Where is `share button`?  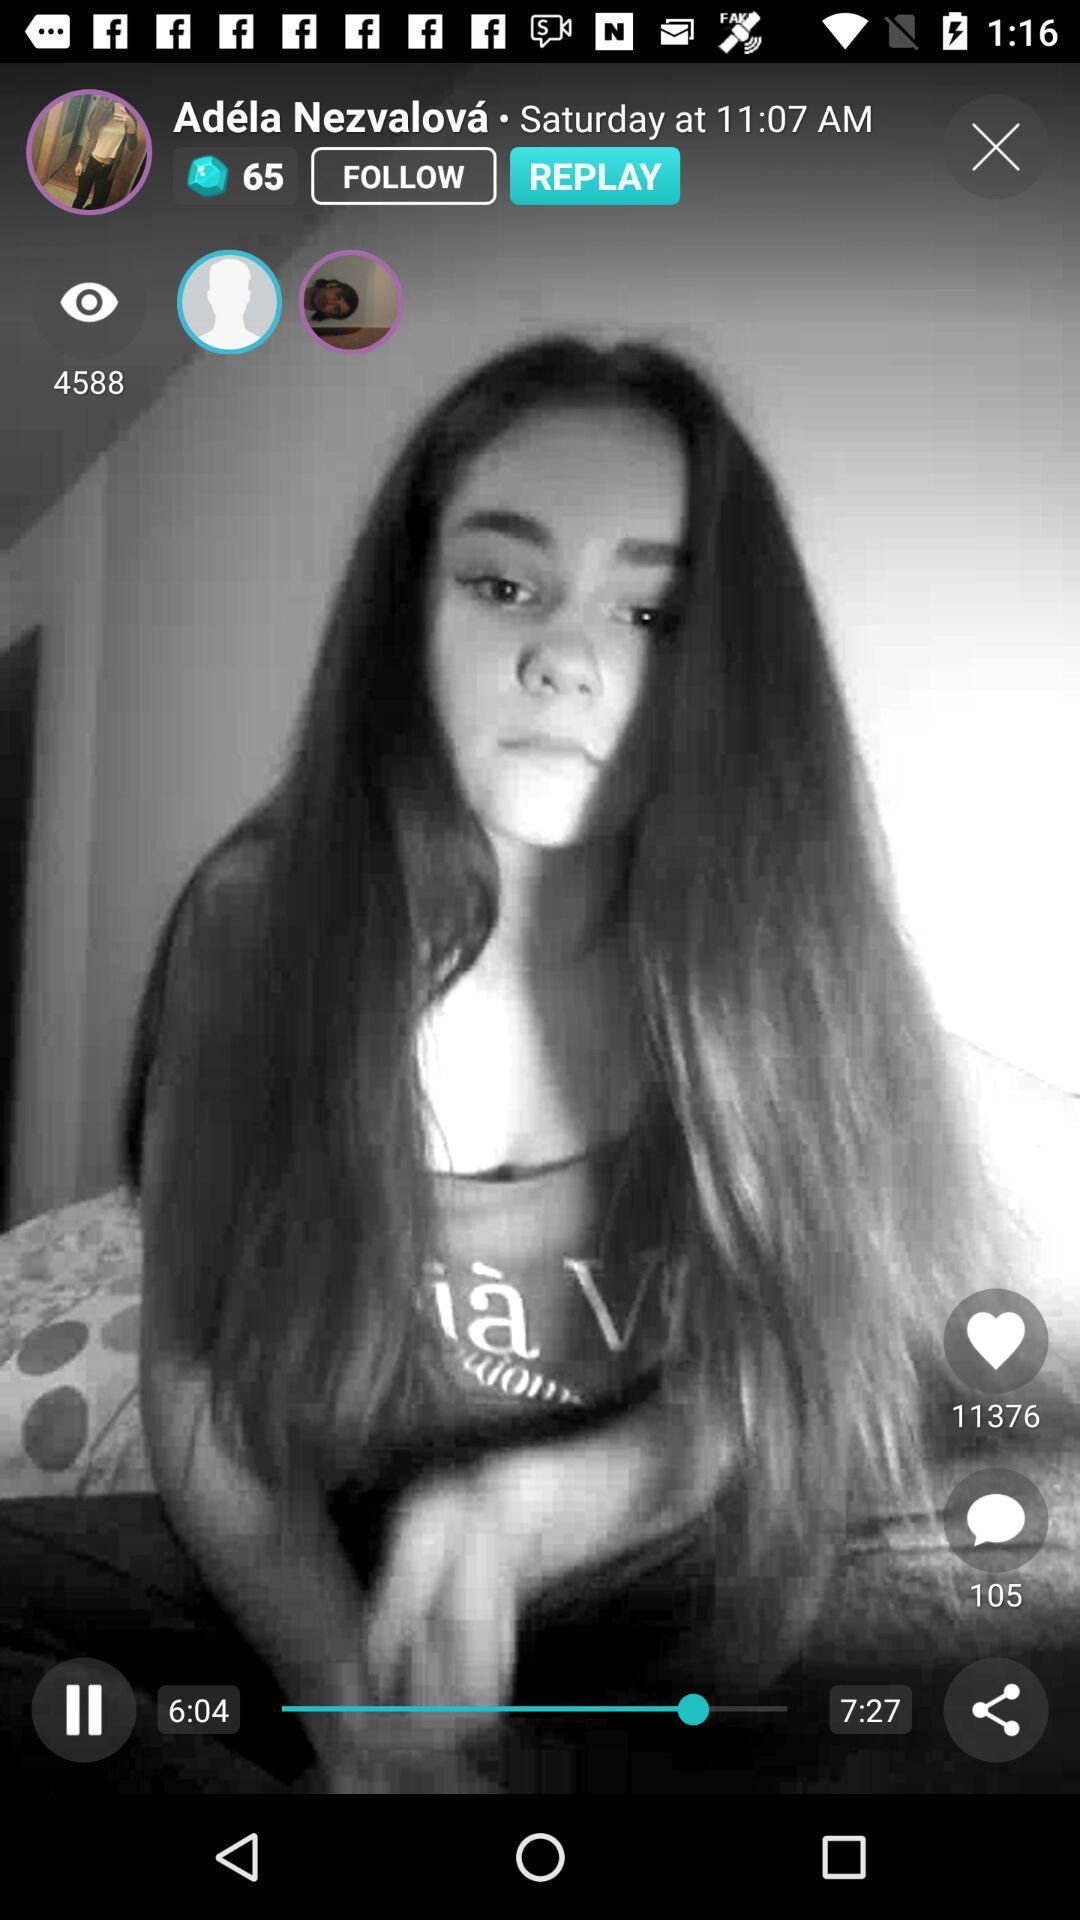 share button is located at coordinates (995, 1708).